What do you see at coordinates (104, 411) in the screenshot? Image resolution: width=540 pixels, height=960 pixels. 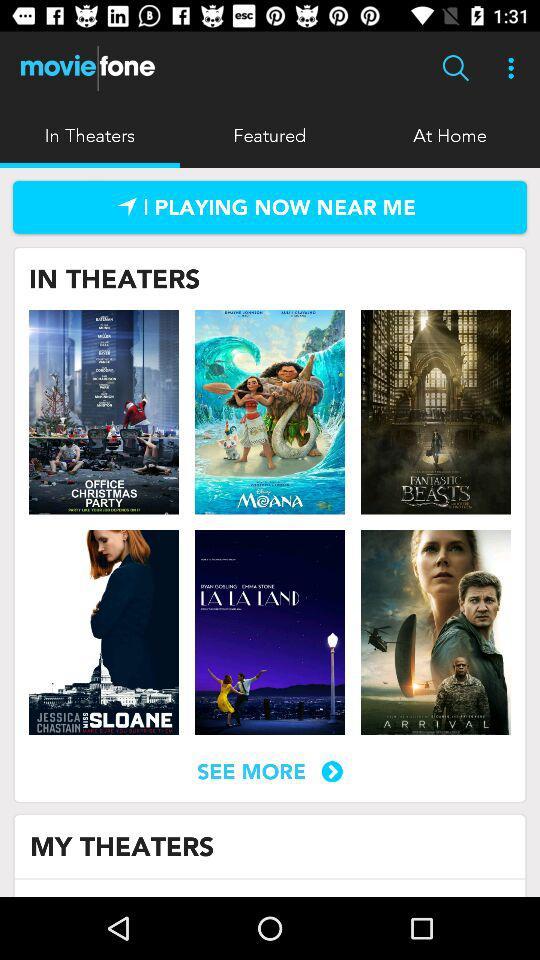 I see `movie 's page` at bounding box center [104, 411].